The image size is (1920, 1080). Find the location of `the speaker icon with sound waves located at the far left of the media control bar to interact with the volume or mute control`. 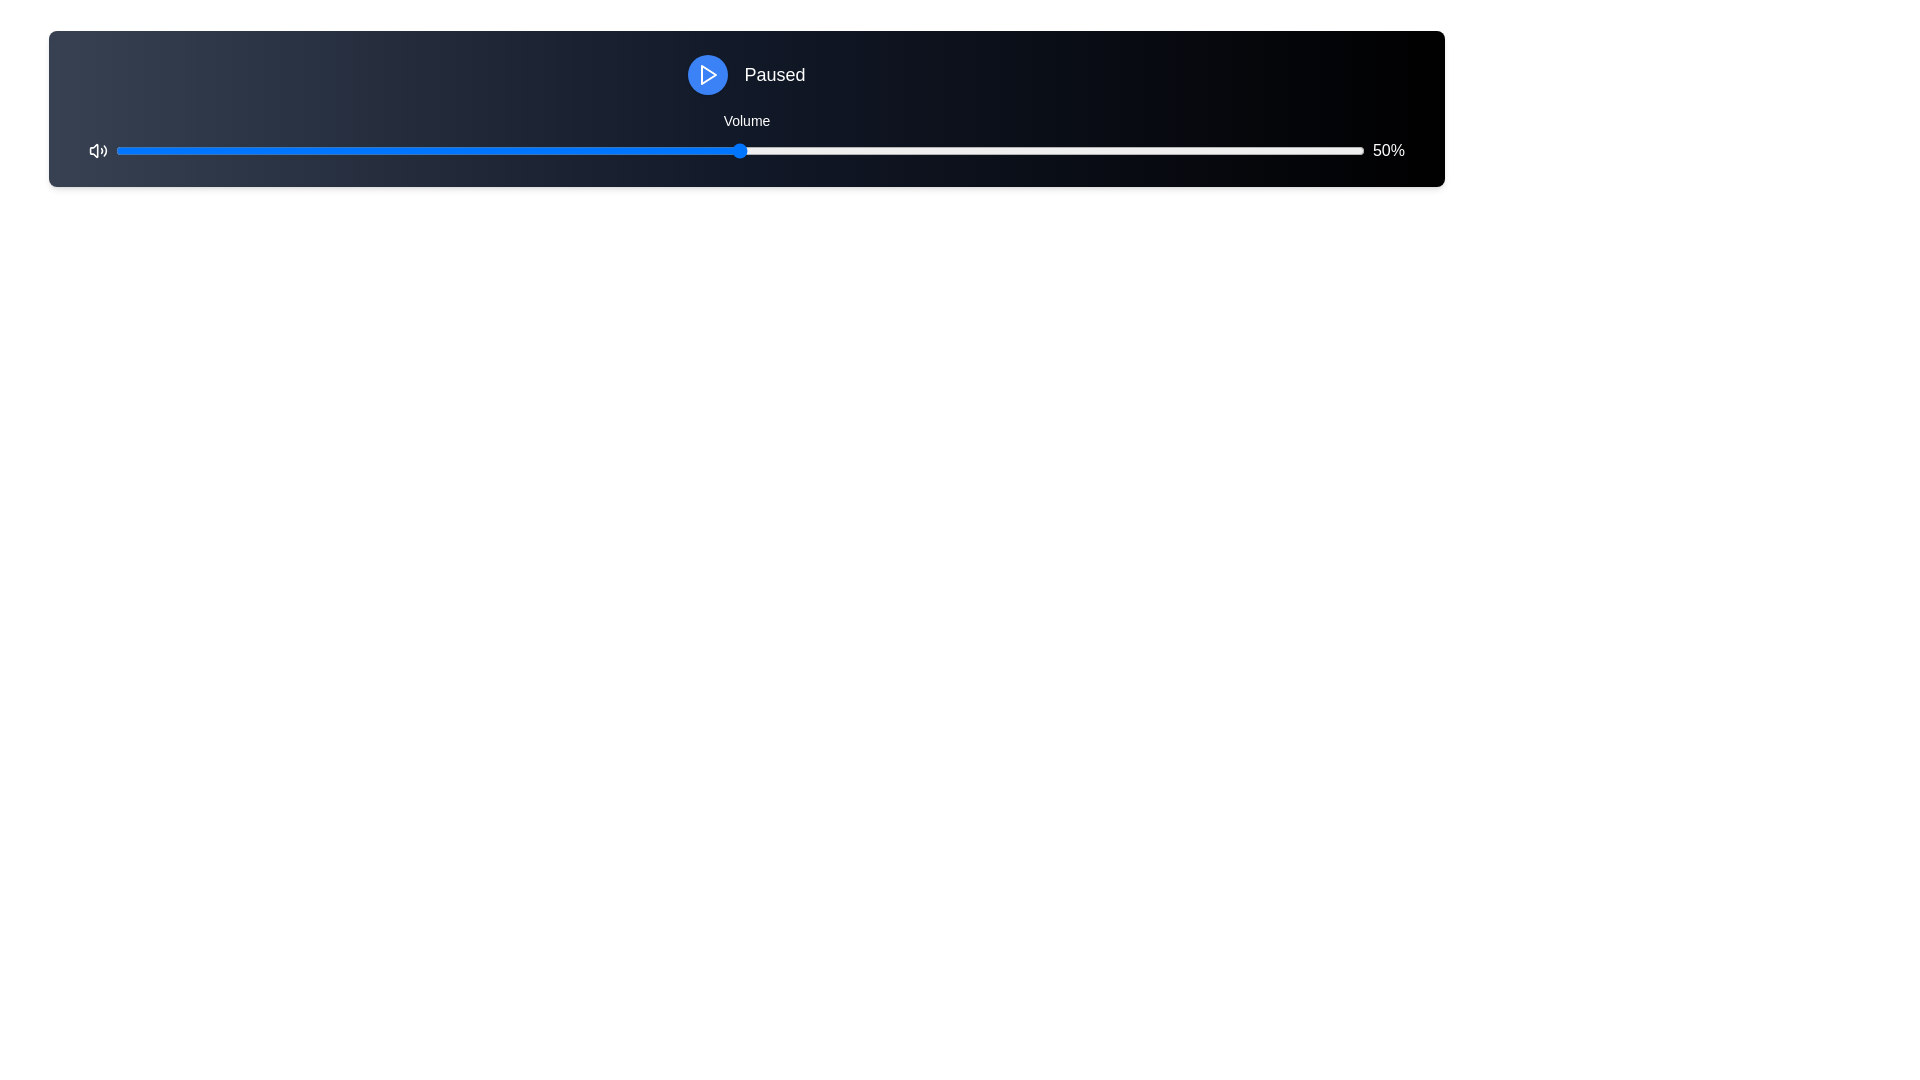

the speaker icon with sound waves located at the far left of the media control bar to interact with the volume or mute control is located at coordinates (93, 149).